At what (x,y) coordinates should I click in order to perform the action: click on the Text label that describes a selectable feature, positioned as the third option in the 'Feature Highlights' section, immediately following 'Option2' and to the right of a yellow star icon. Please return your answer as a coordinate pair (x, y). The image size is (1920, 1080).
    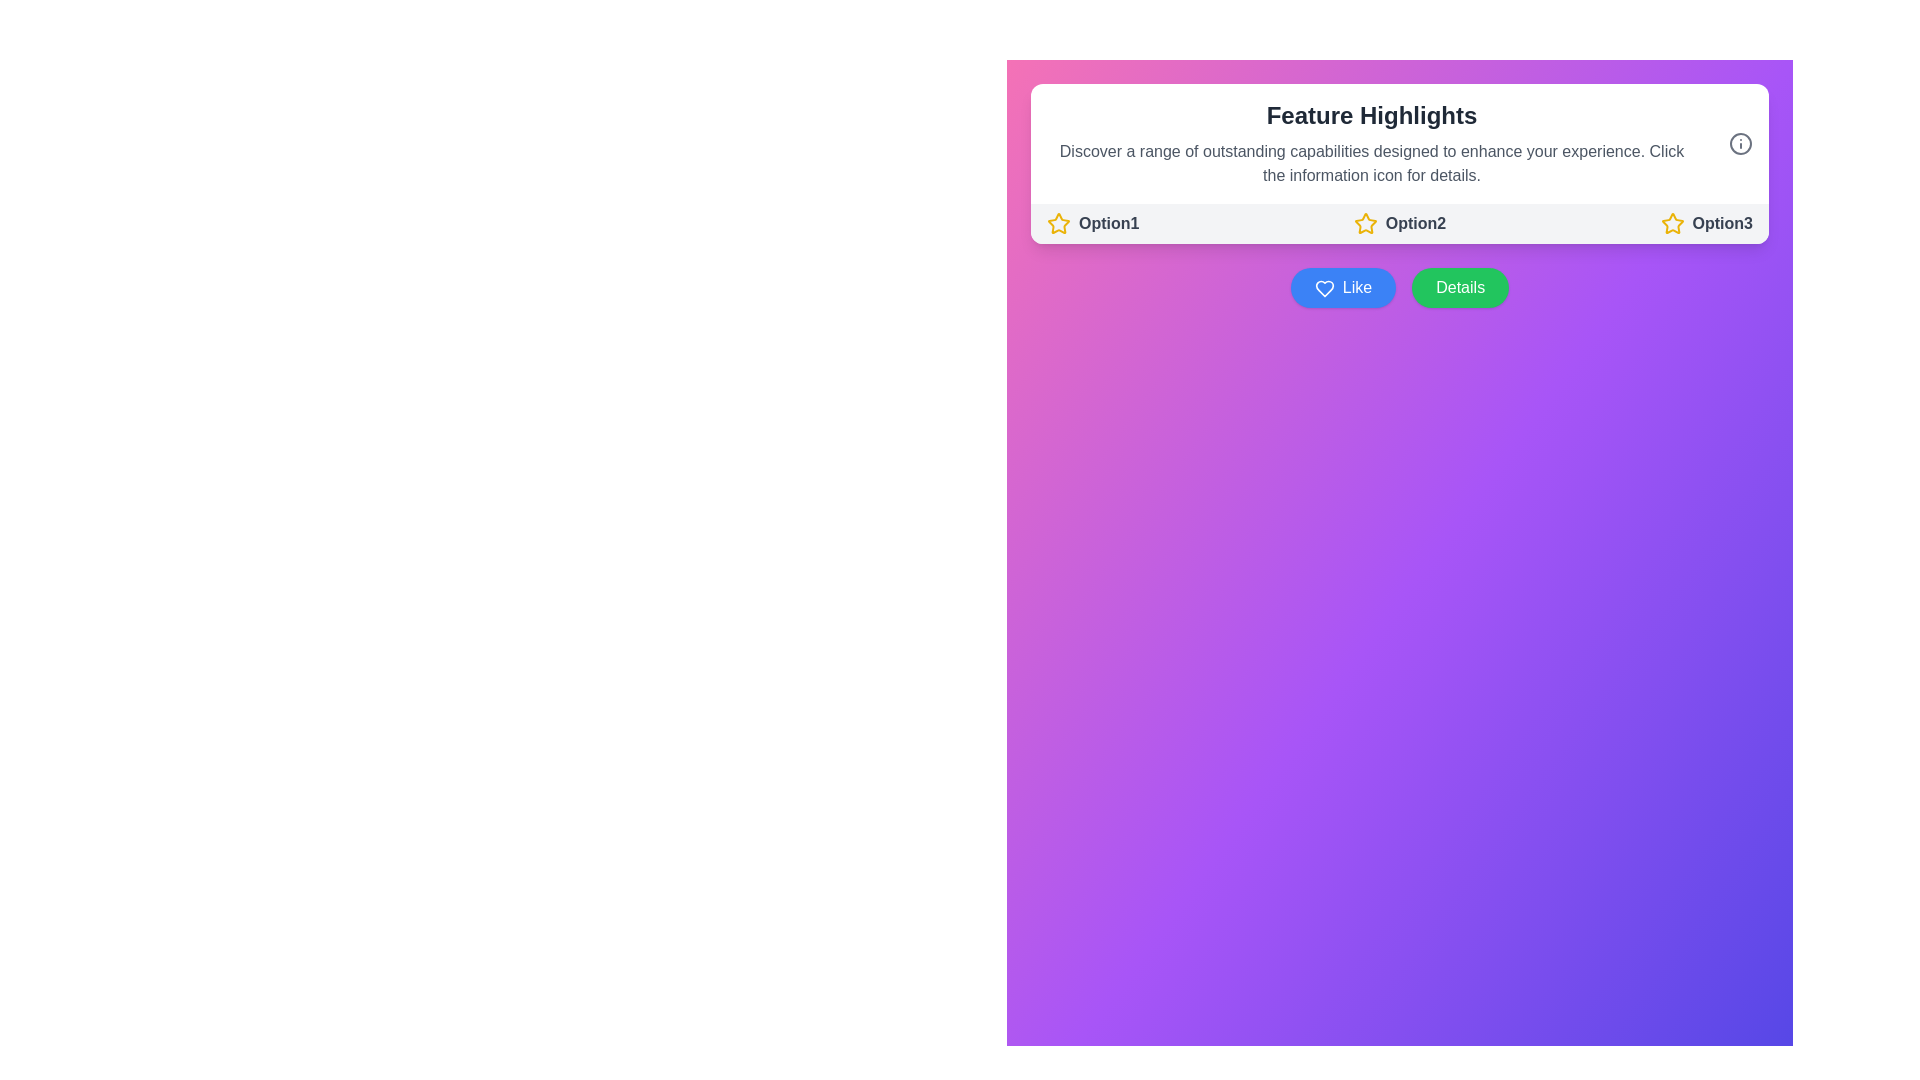
    Looking at the image, I should click on (1721, 223).